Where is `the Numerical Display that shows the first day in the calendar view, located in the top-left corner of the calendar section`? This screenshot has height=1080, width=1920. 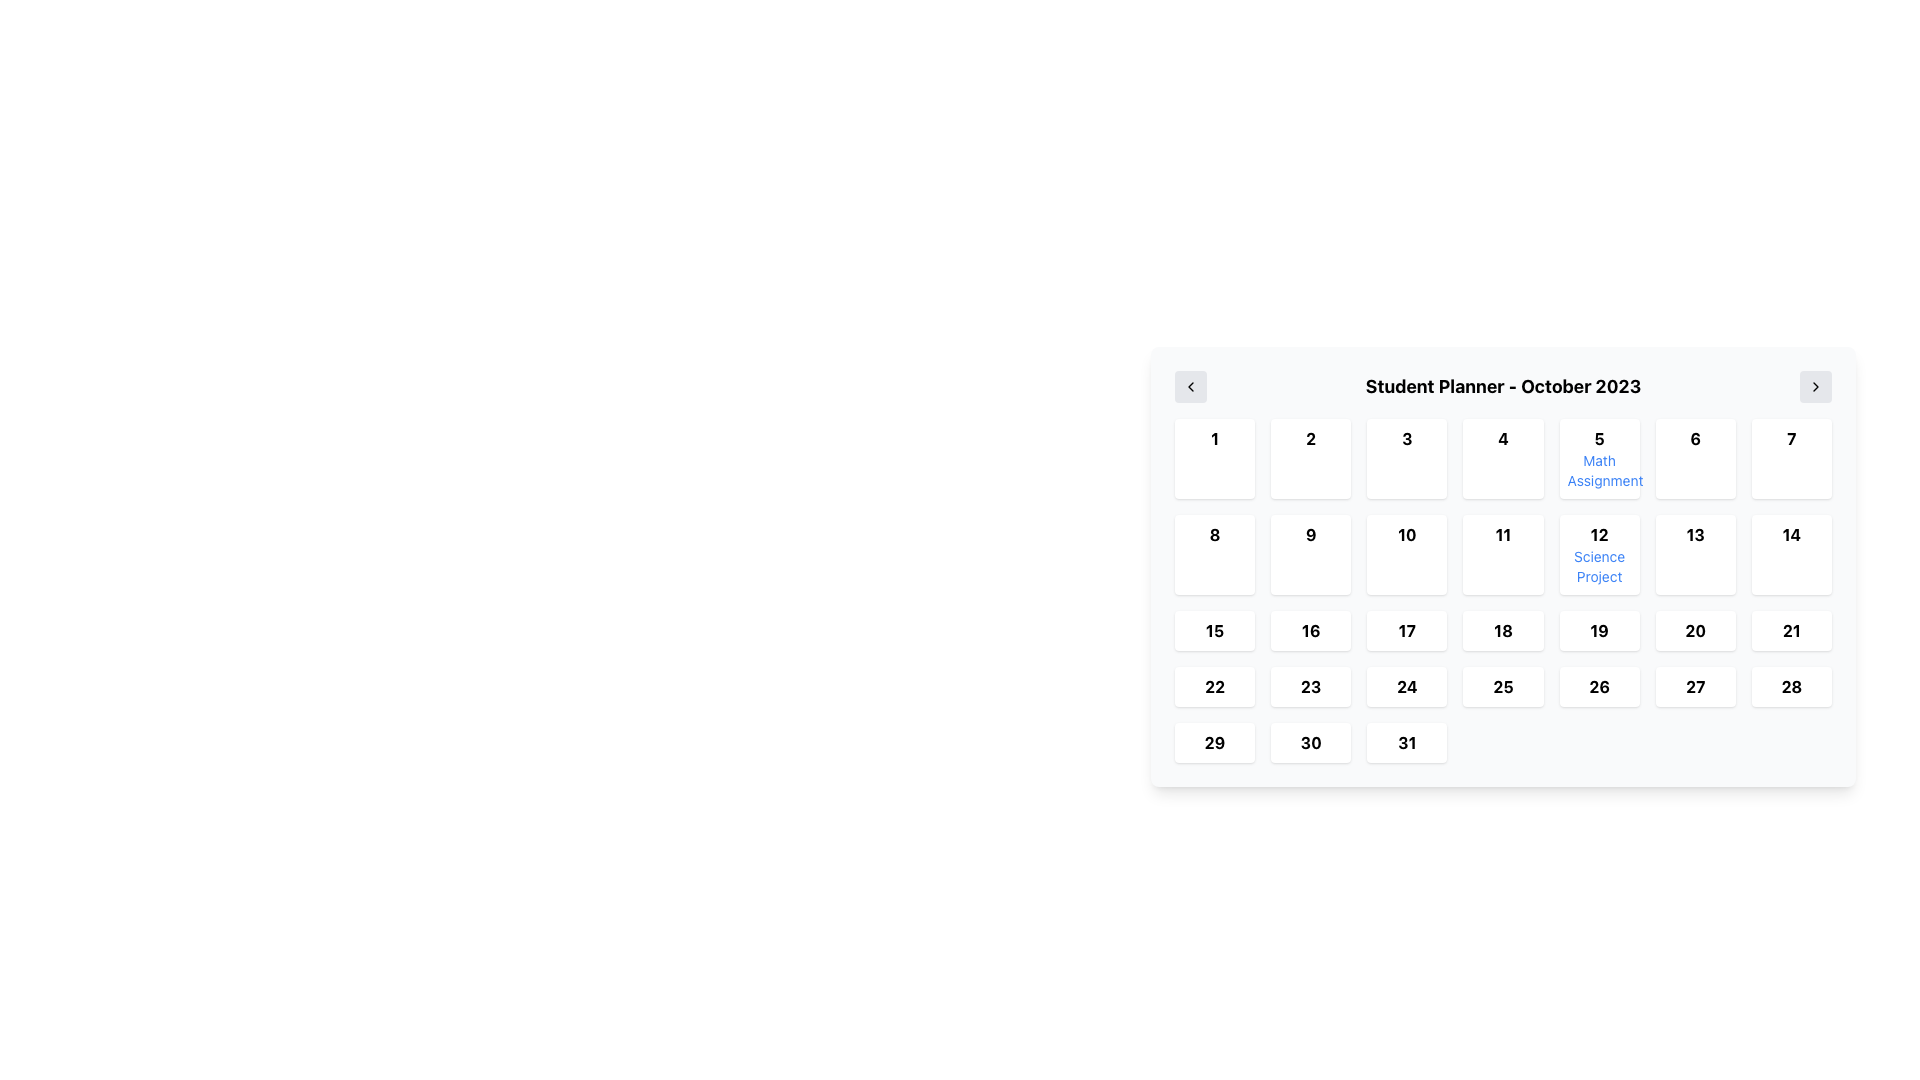 the Numerical Display that shows the first day in the calendar view, located in the top-left corner of the calendar section is located at coordinates (1213, 438).